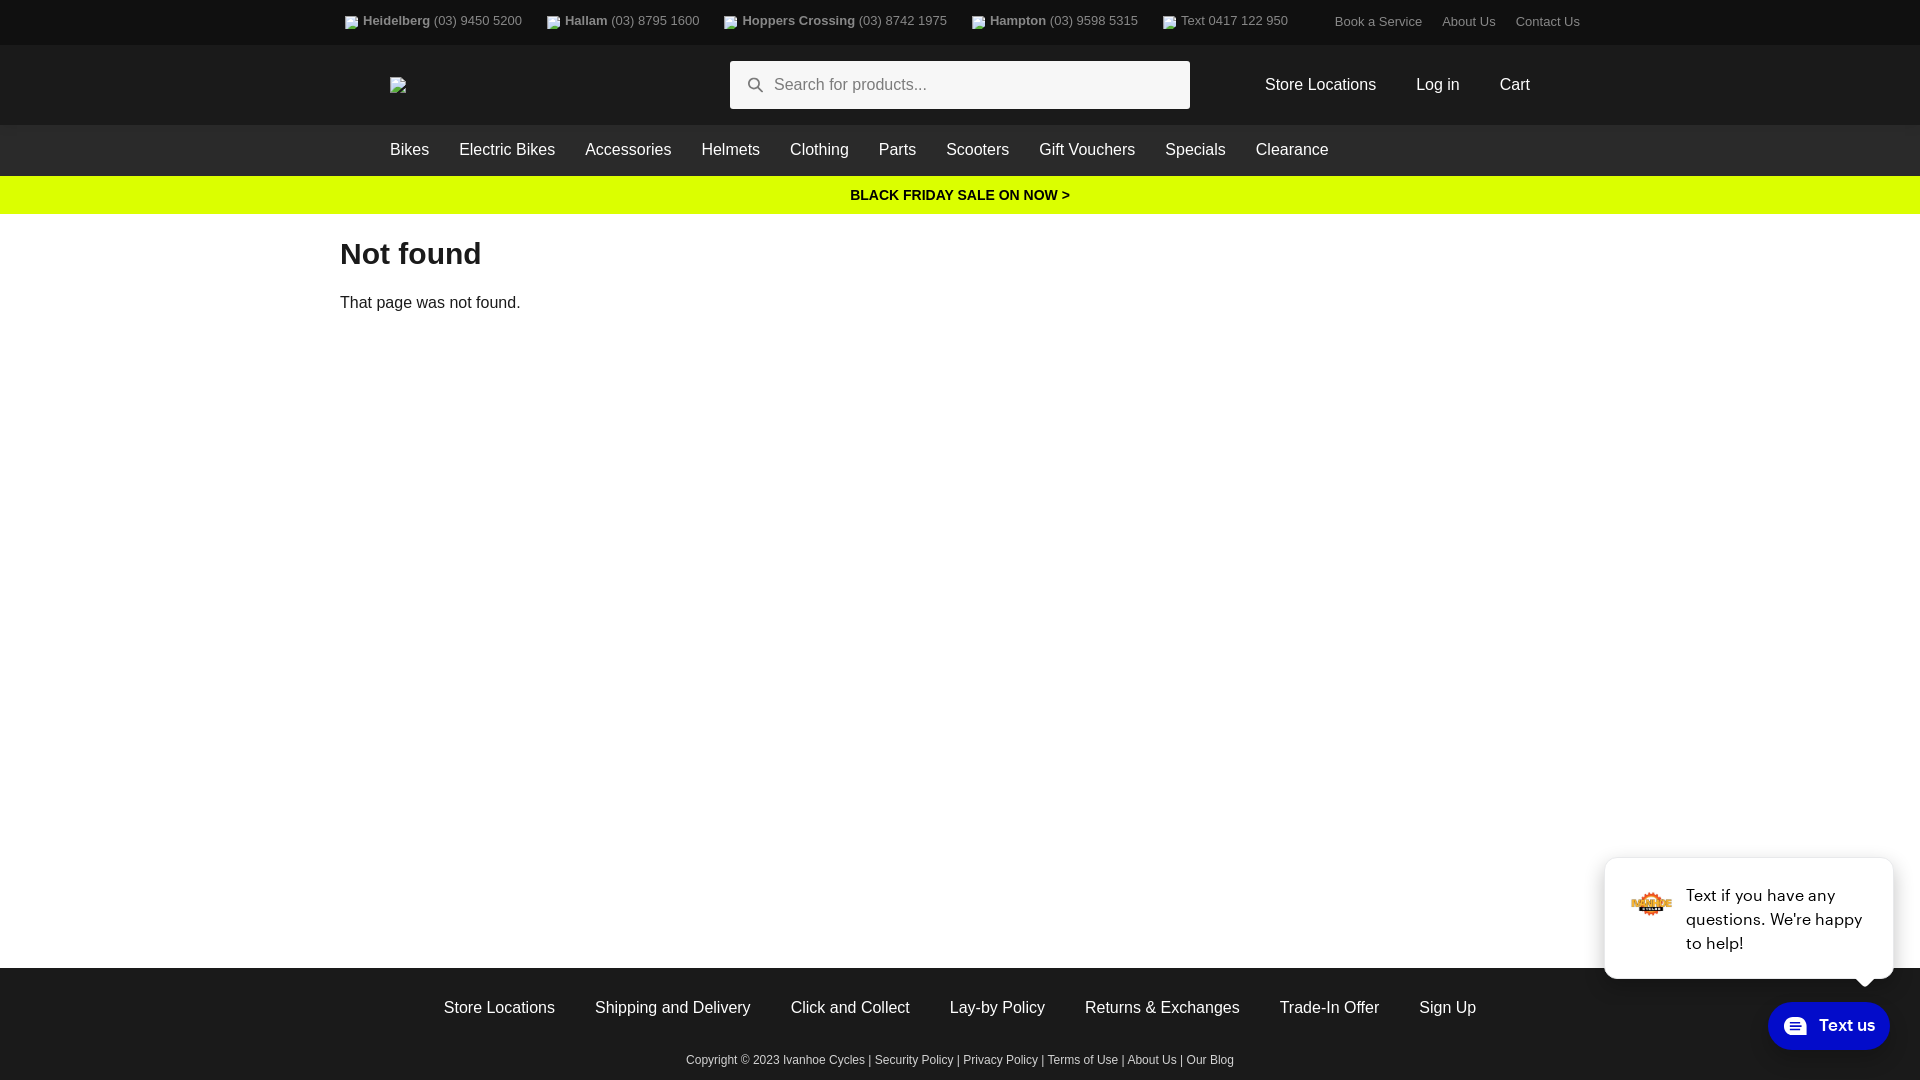 The image size is (1920, 1080). I want to click on 'Heidelberg (03) 9450 5200', so click(340, 22).